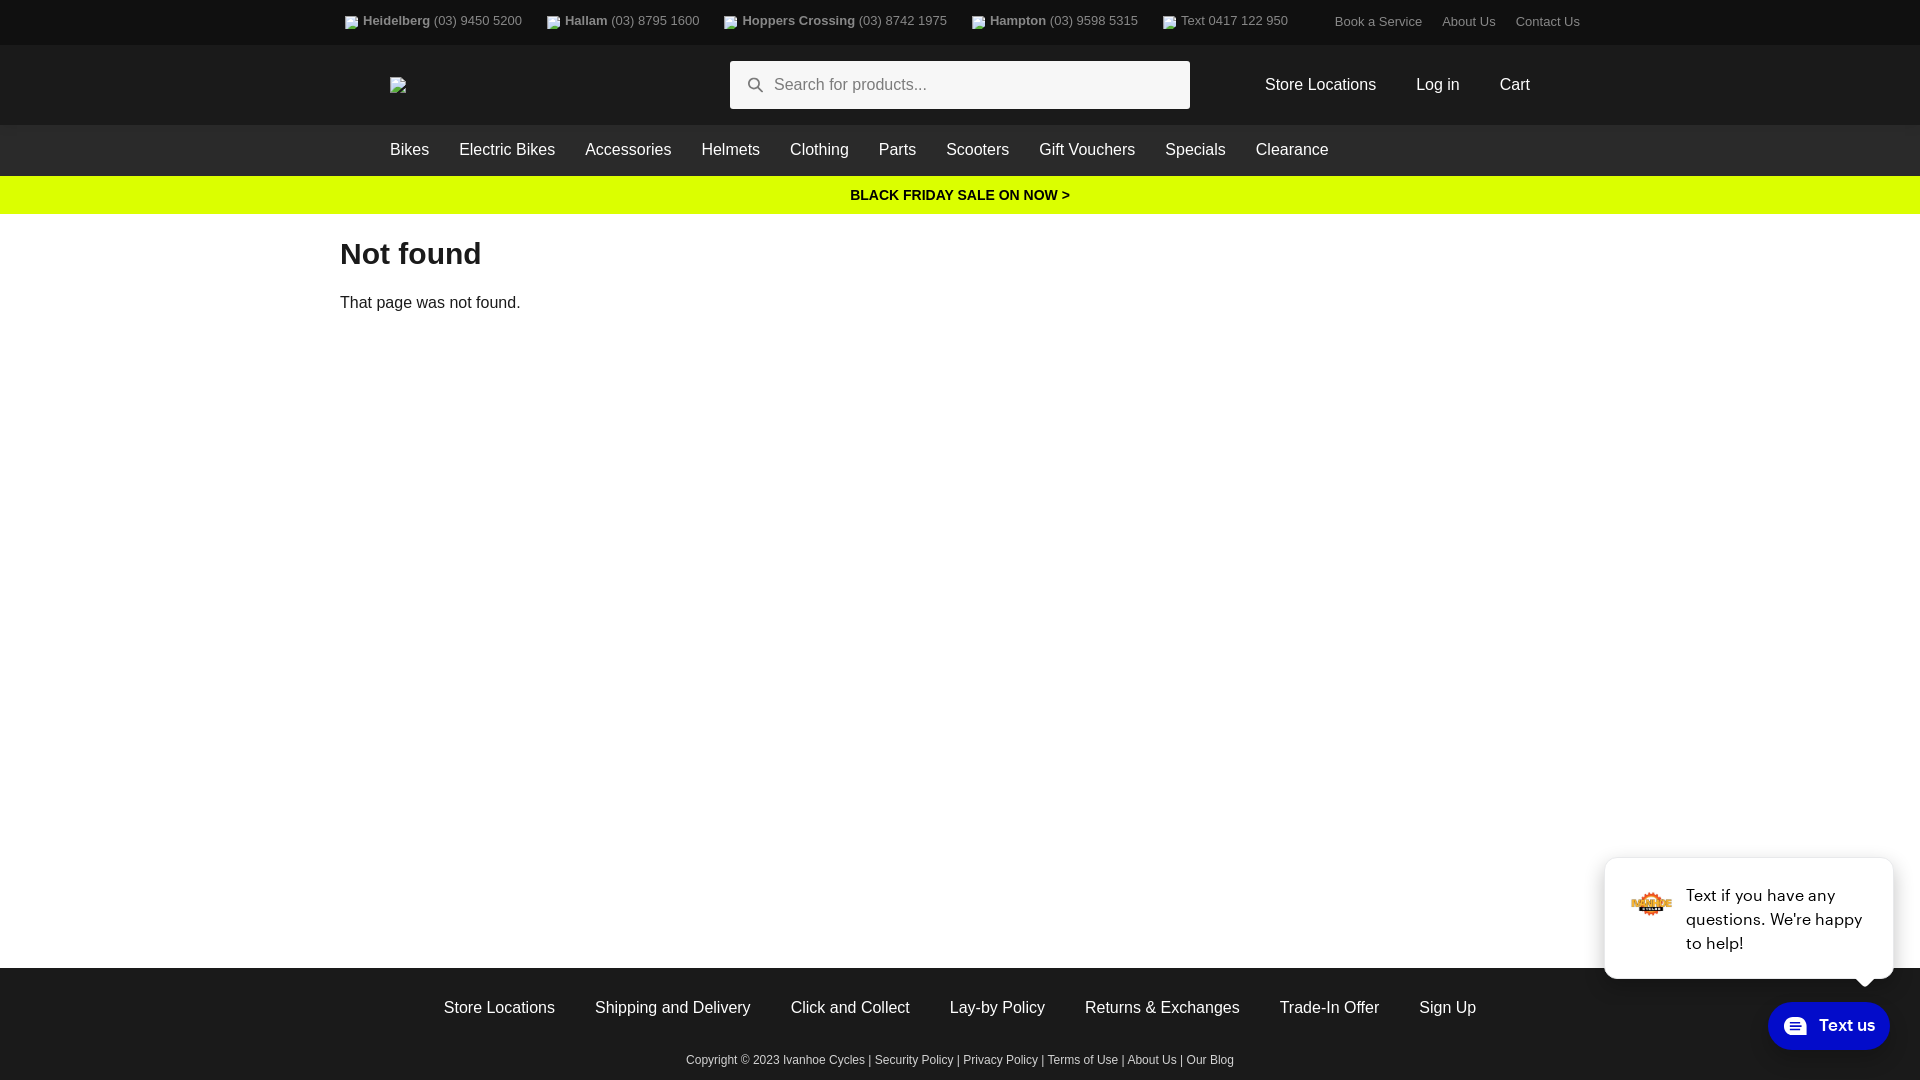 The image size is (1920, 1080). I want to click on 'Heidelberg (03) 9450 5200', so click(340, 22).